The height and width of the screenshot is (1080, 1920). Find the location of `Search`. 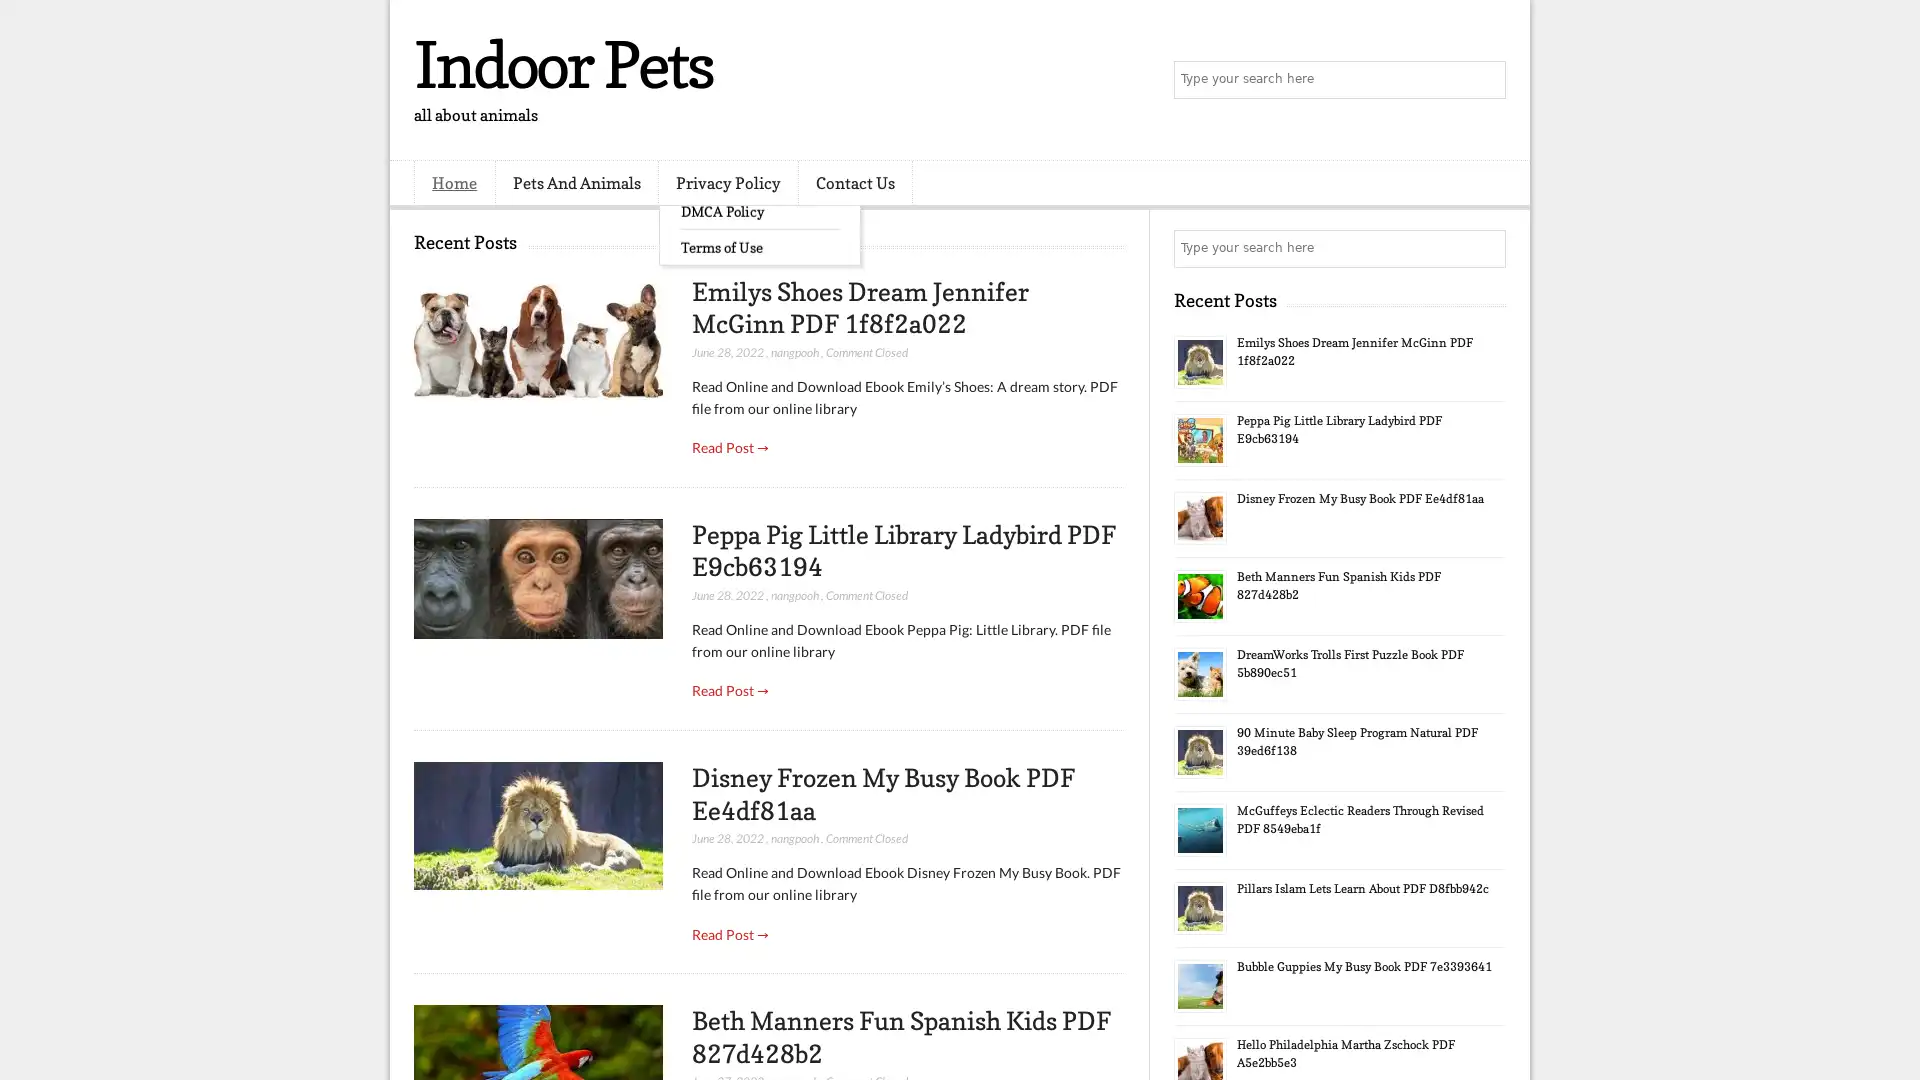

Search is located at coordinates (1485, 80).